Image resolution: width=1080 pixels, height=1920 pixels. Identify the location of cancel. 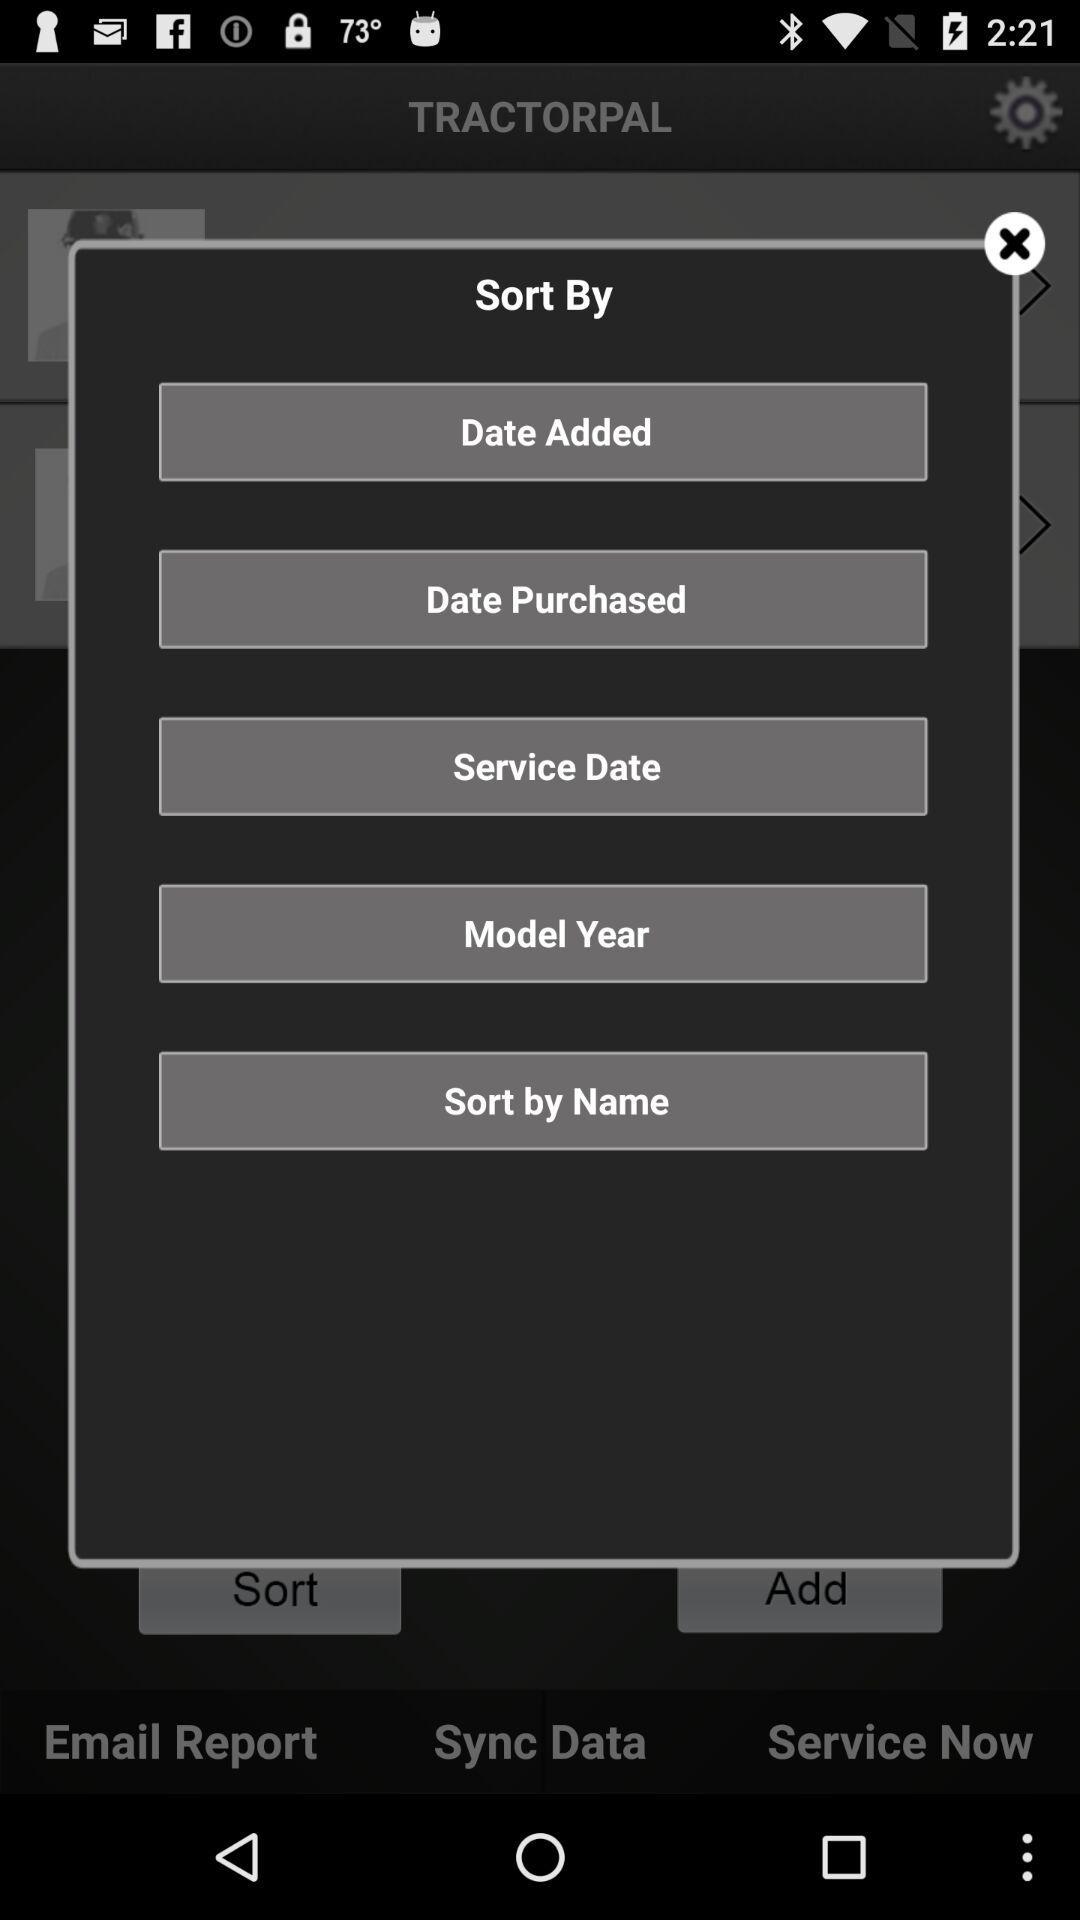
(1014, 242).